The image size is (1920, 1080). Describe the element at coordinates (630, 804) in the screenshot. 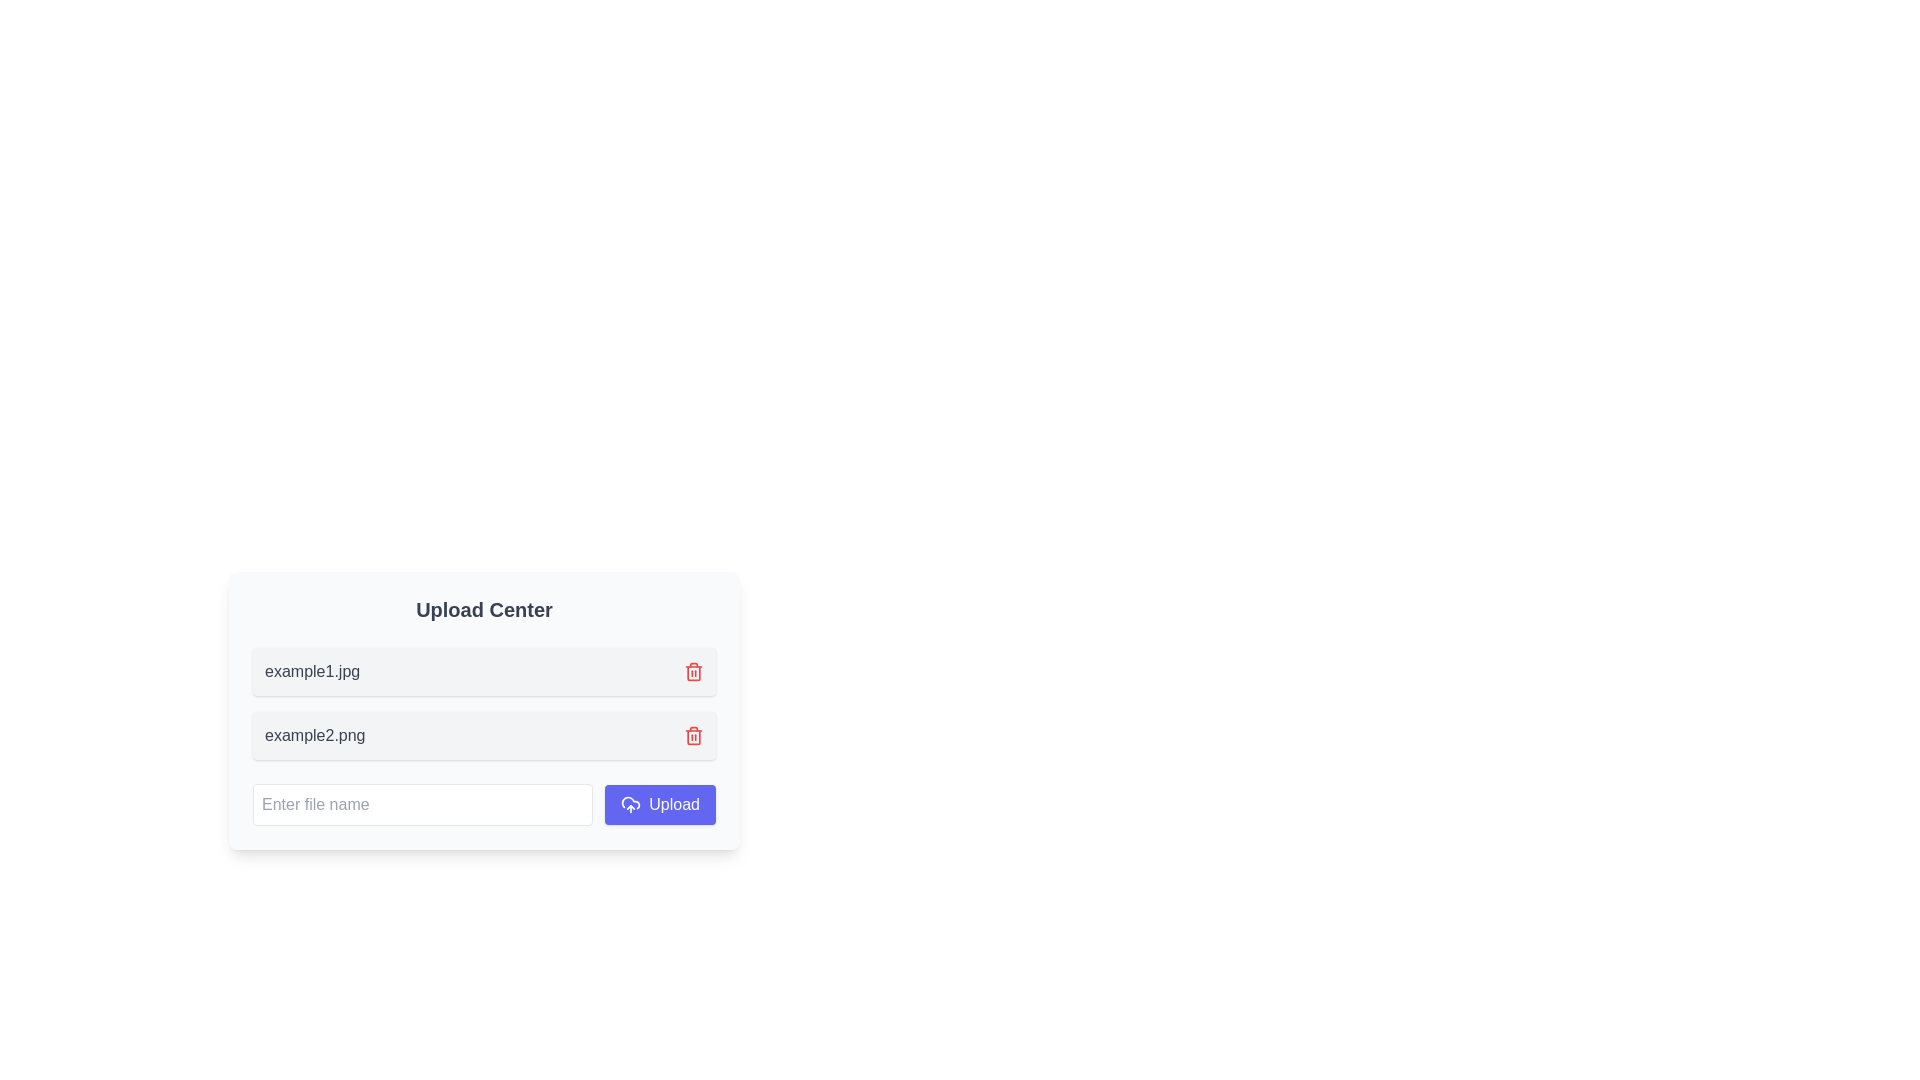

I see `the cloud upload icon located` at that location.